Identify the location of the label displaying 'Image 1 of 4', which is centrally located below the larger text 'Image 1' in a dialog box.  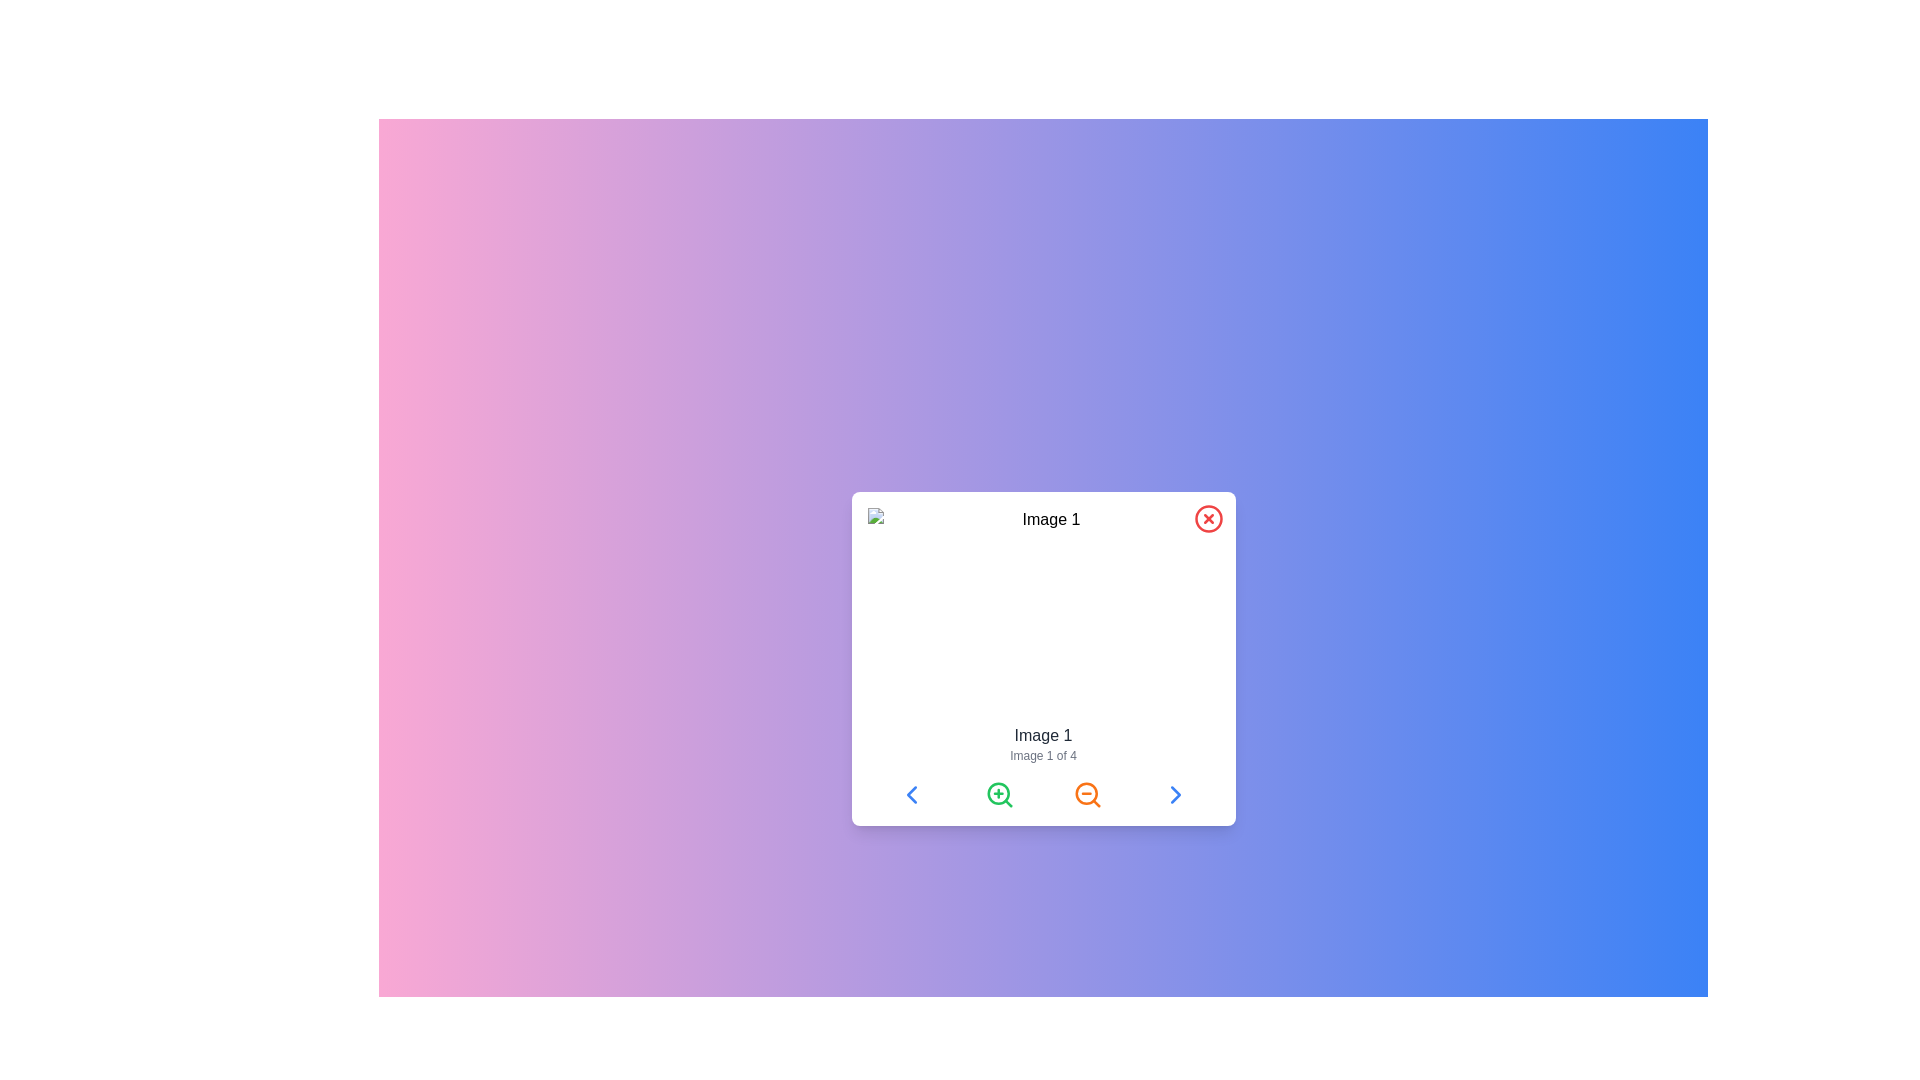
(1042, 756).